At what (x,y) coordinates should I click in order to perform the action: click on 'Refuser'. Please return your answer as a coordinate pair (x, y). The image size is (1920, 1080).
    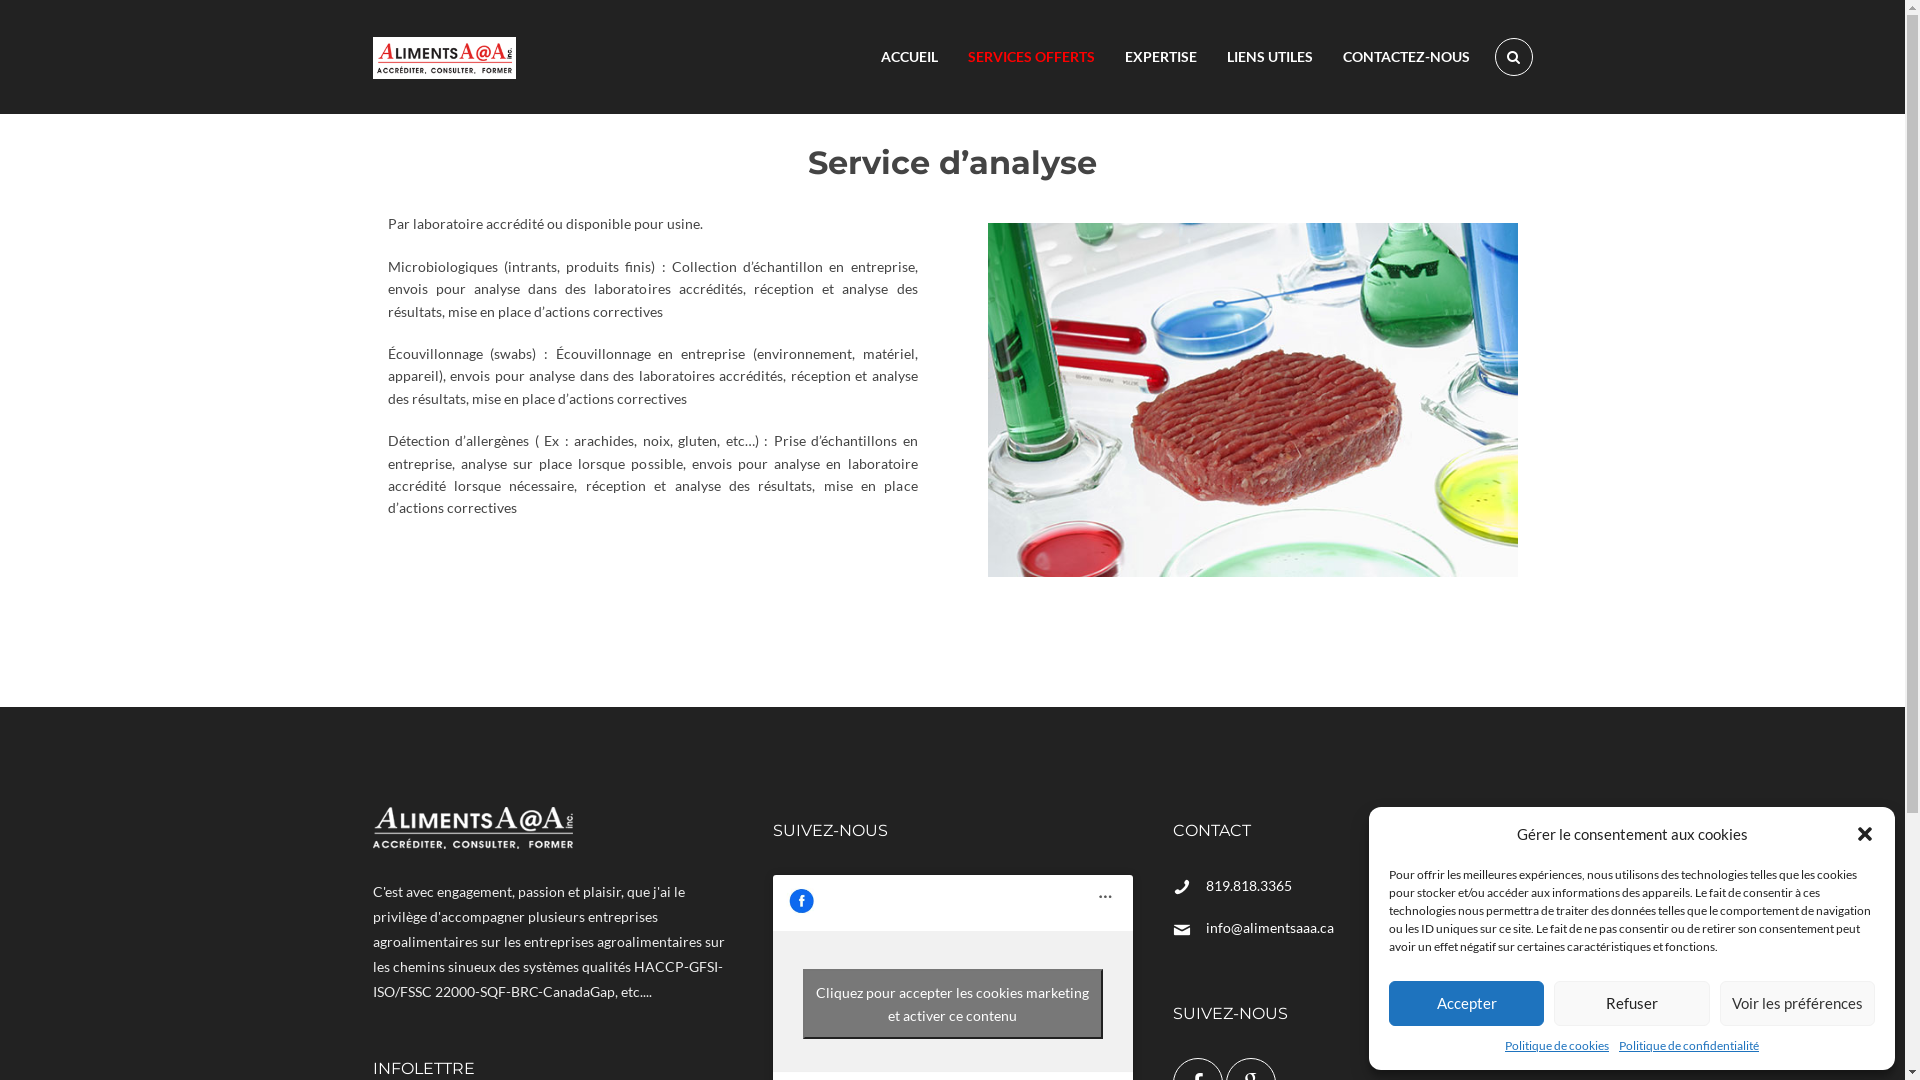
    Looking at the image, I should click on (1631, 1003).